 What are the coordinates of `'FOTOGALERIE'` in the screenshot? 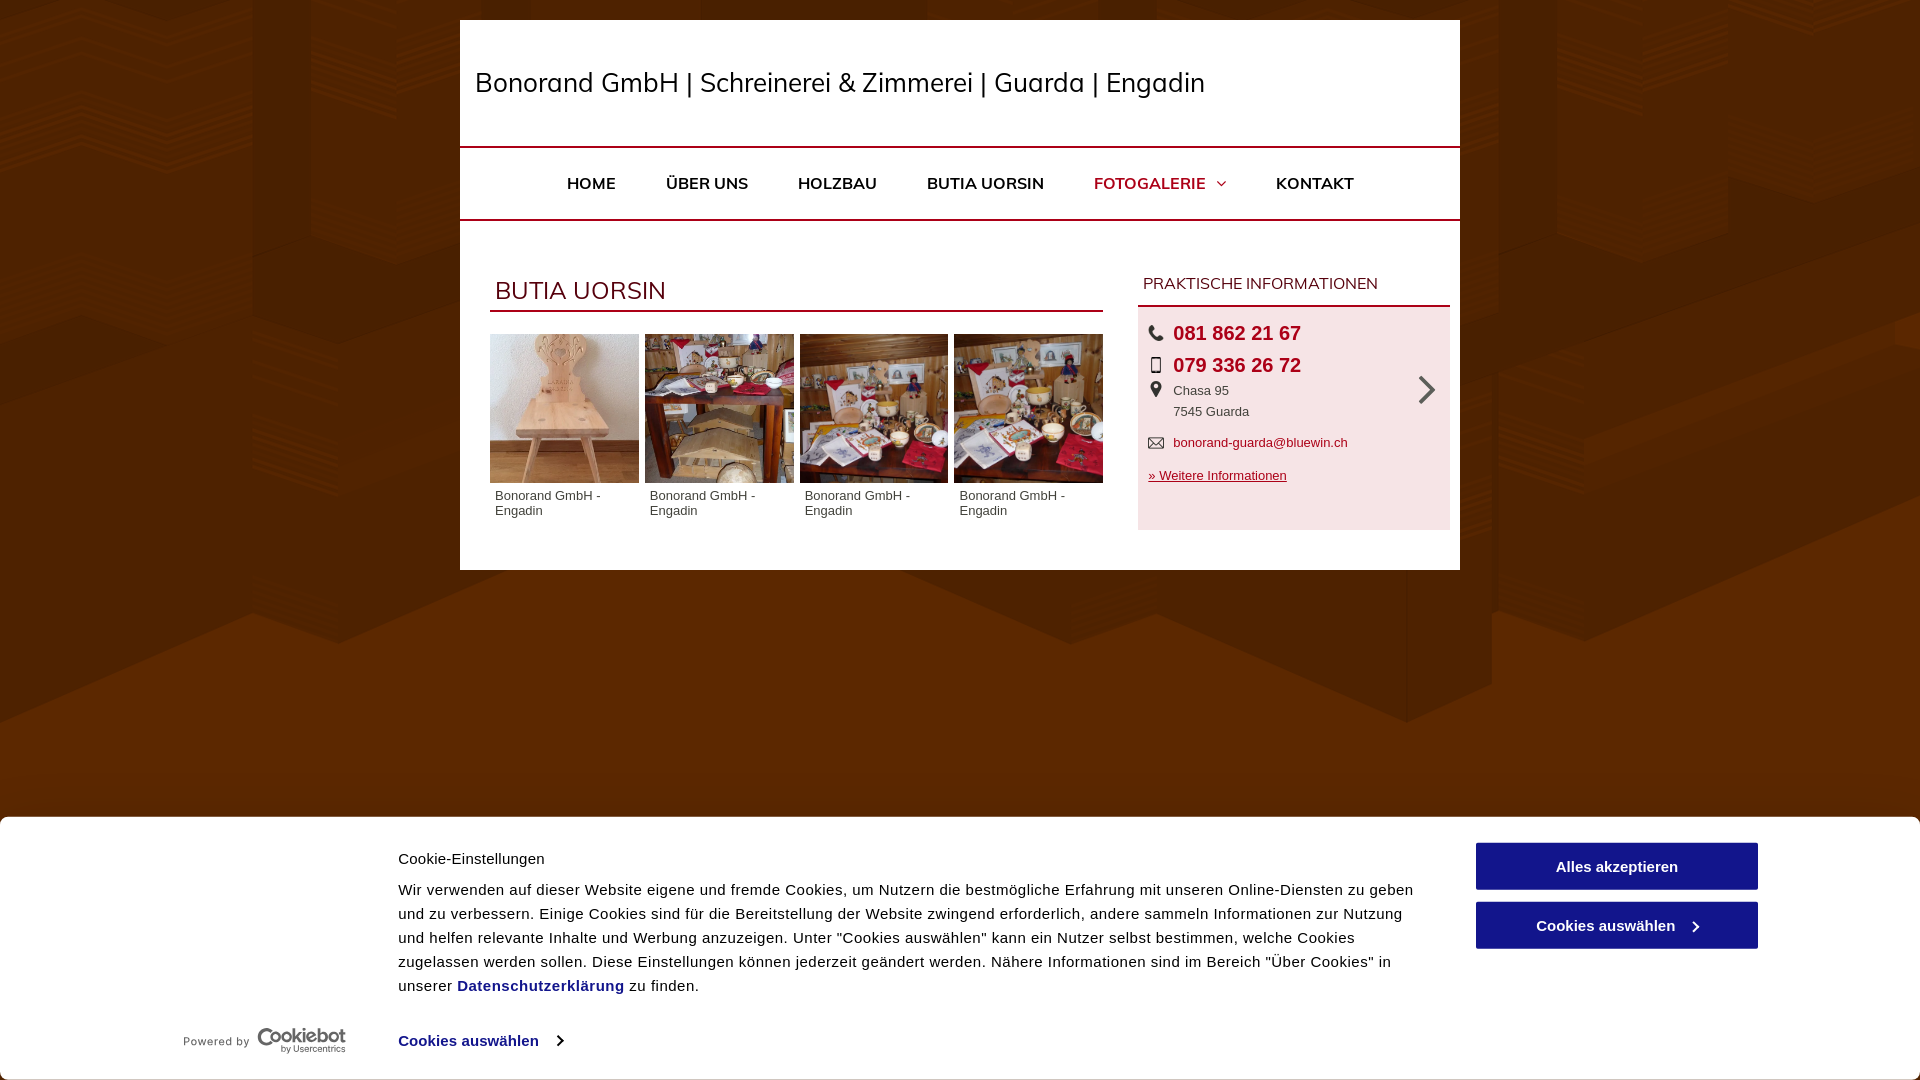 It's located at (1067, 183).